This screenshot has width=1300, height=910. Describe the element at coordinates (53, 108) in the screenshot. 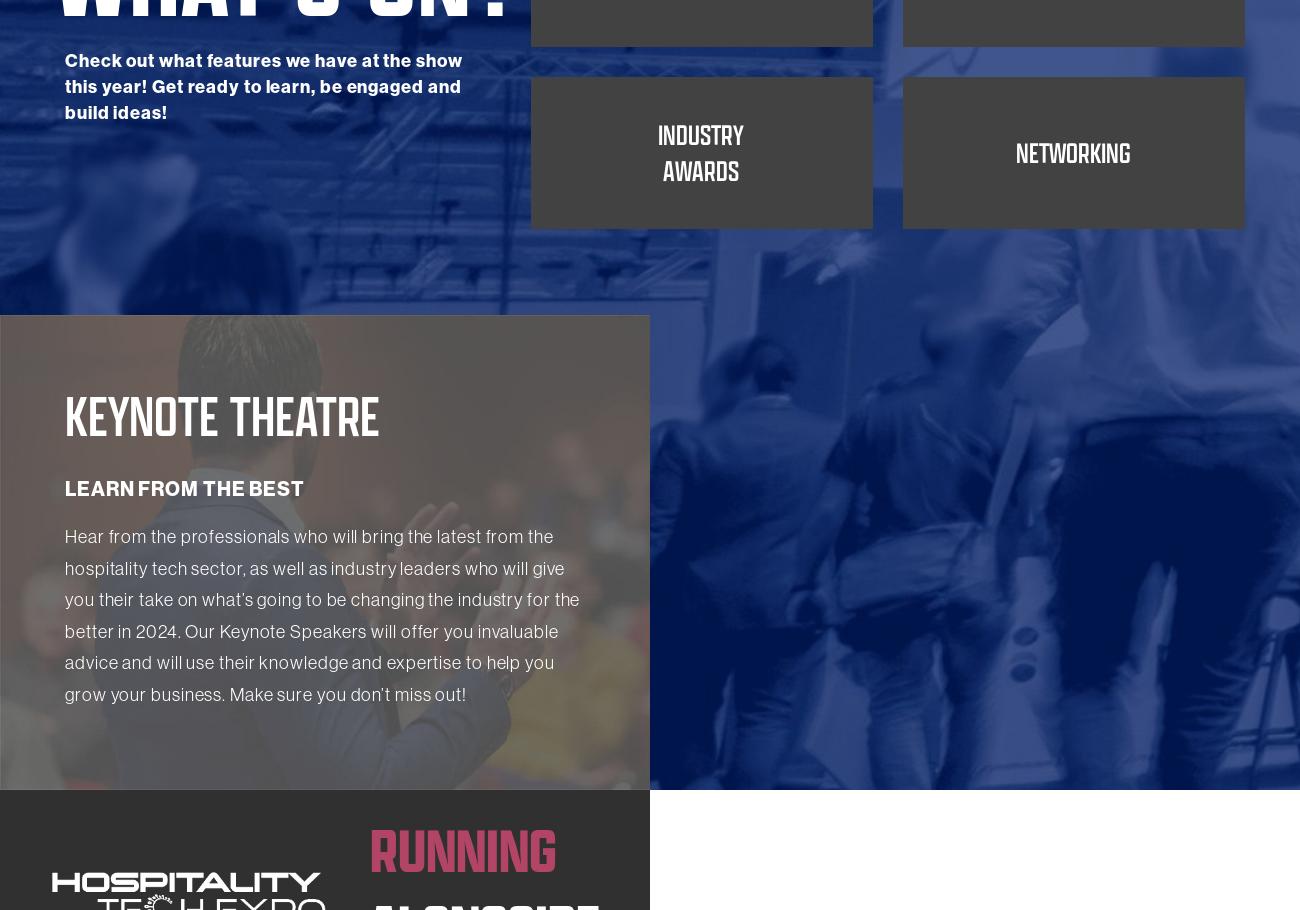

I see `'What's On?'` at that location.